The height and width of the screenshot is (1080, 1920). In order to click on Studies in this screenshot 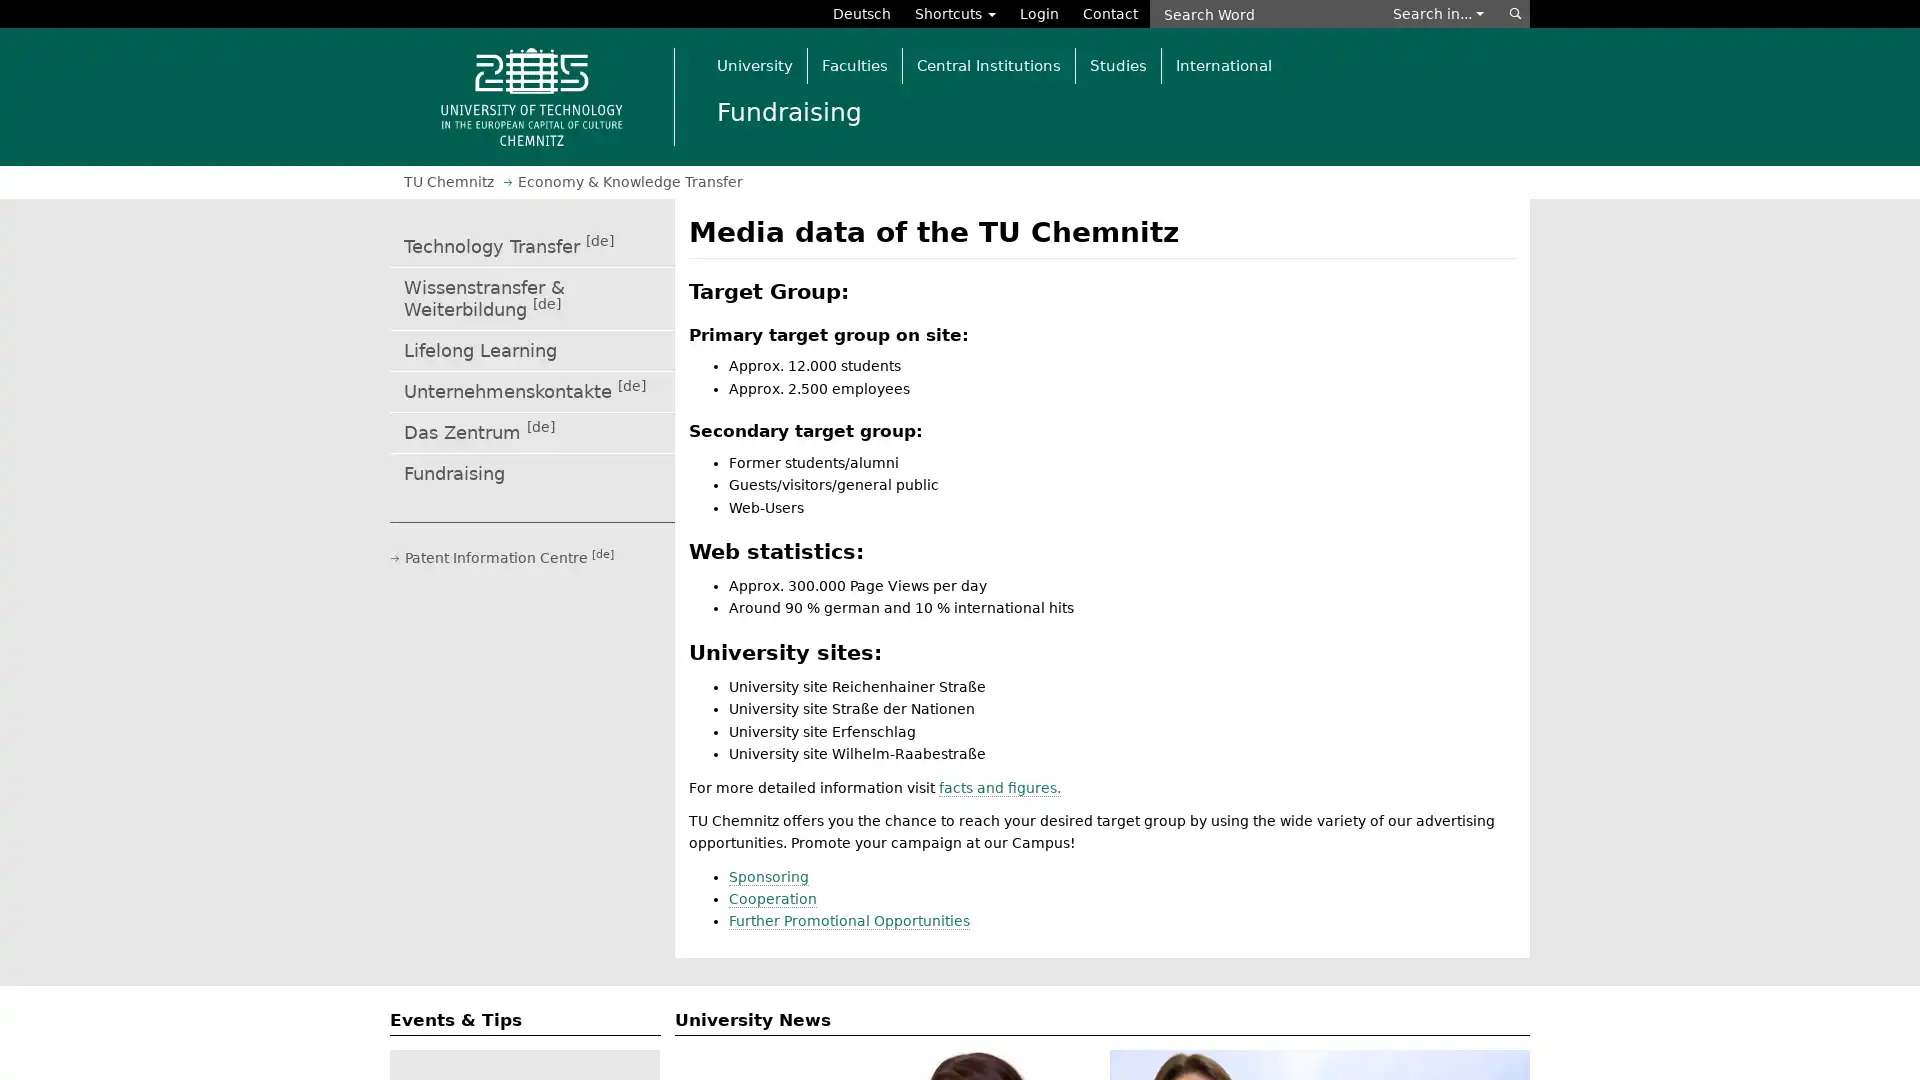, I will do `click(1117, 64)`.